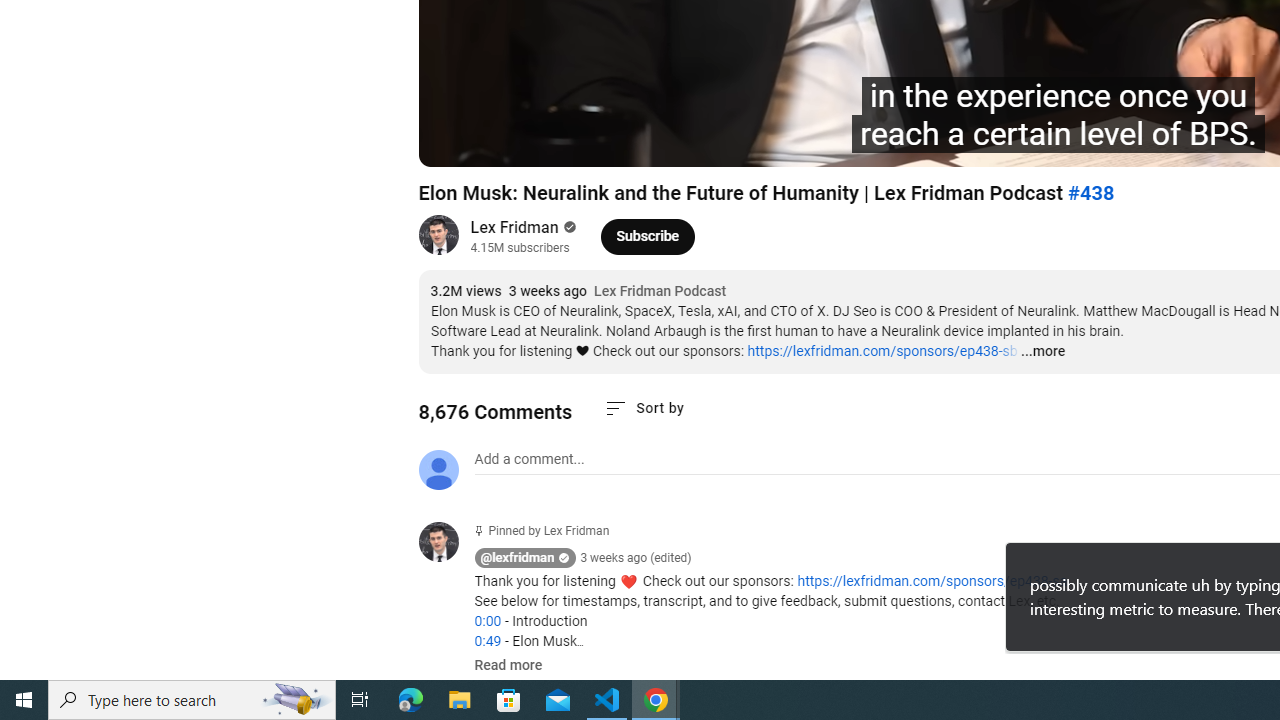 The image size is (1280, 720). Describe the element at coordinates (660, 291) in the screenshot. I see `'Lex Fridman Podcast'` at that location.